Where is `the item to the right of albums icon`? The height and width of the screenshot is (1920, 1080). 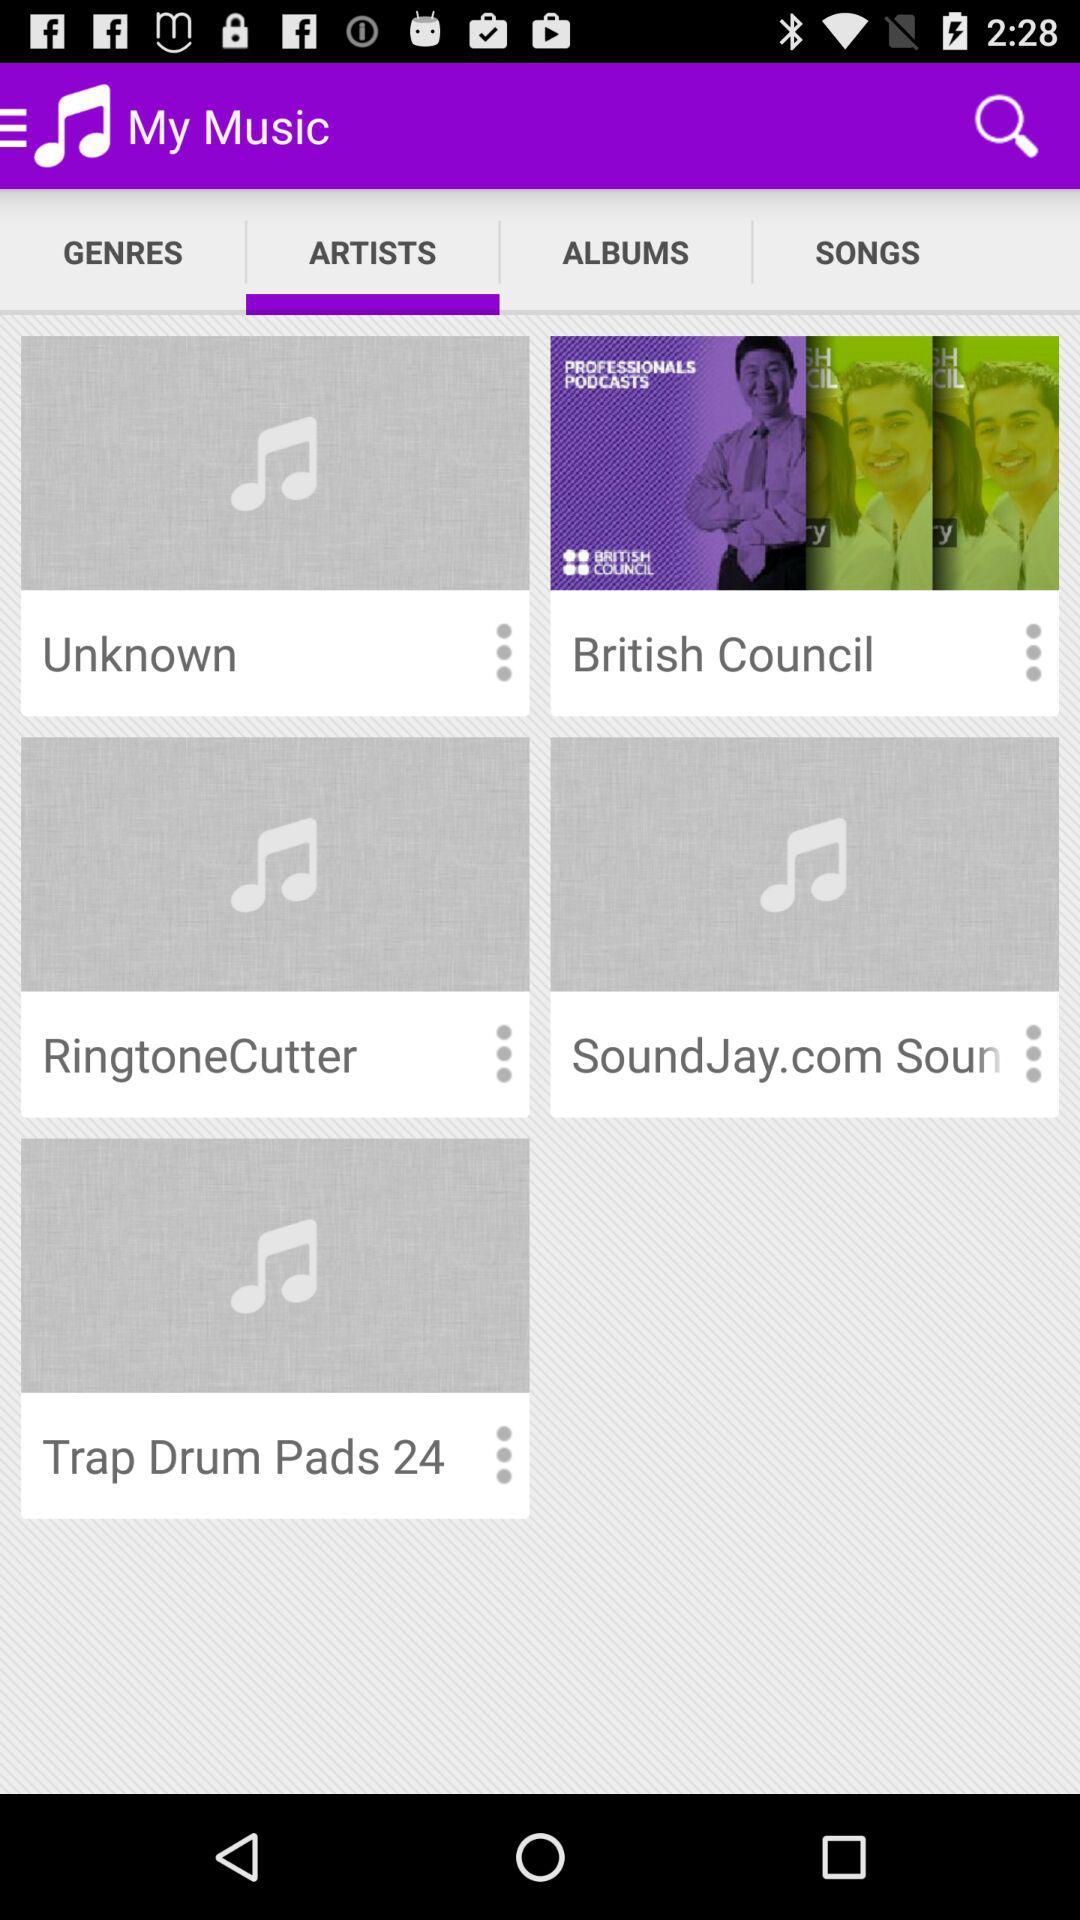 the item to the right of albums icon is located at coordinates (866, 251).